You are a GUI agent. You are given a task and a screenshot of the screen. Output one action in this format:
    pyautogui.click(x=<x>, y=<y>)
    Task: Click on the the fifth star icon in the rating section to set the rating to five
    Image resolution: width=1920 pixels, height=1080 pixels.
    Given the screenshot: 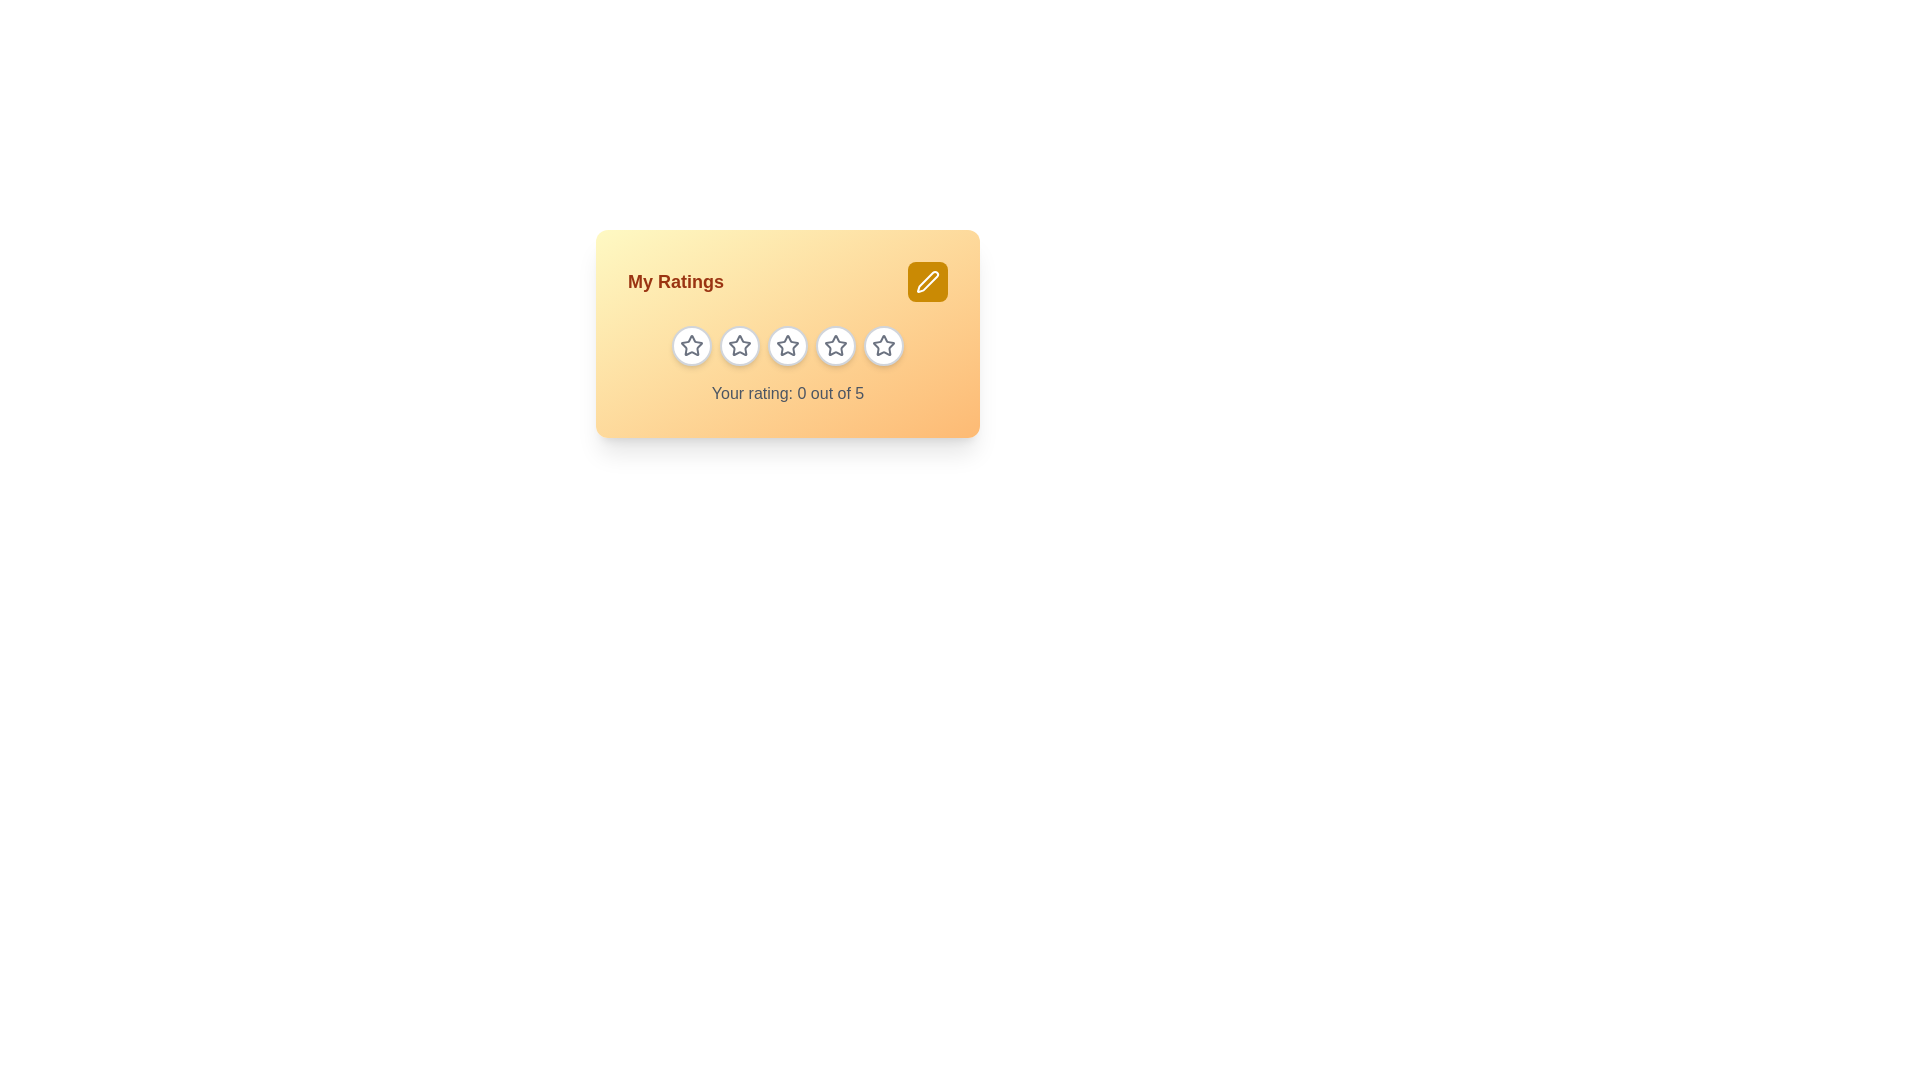 What is the action you would take?
    pyautogui.click(x=882, y=345)
    